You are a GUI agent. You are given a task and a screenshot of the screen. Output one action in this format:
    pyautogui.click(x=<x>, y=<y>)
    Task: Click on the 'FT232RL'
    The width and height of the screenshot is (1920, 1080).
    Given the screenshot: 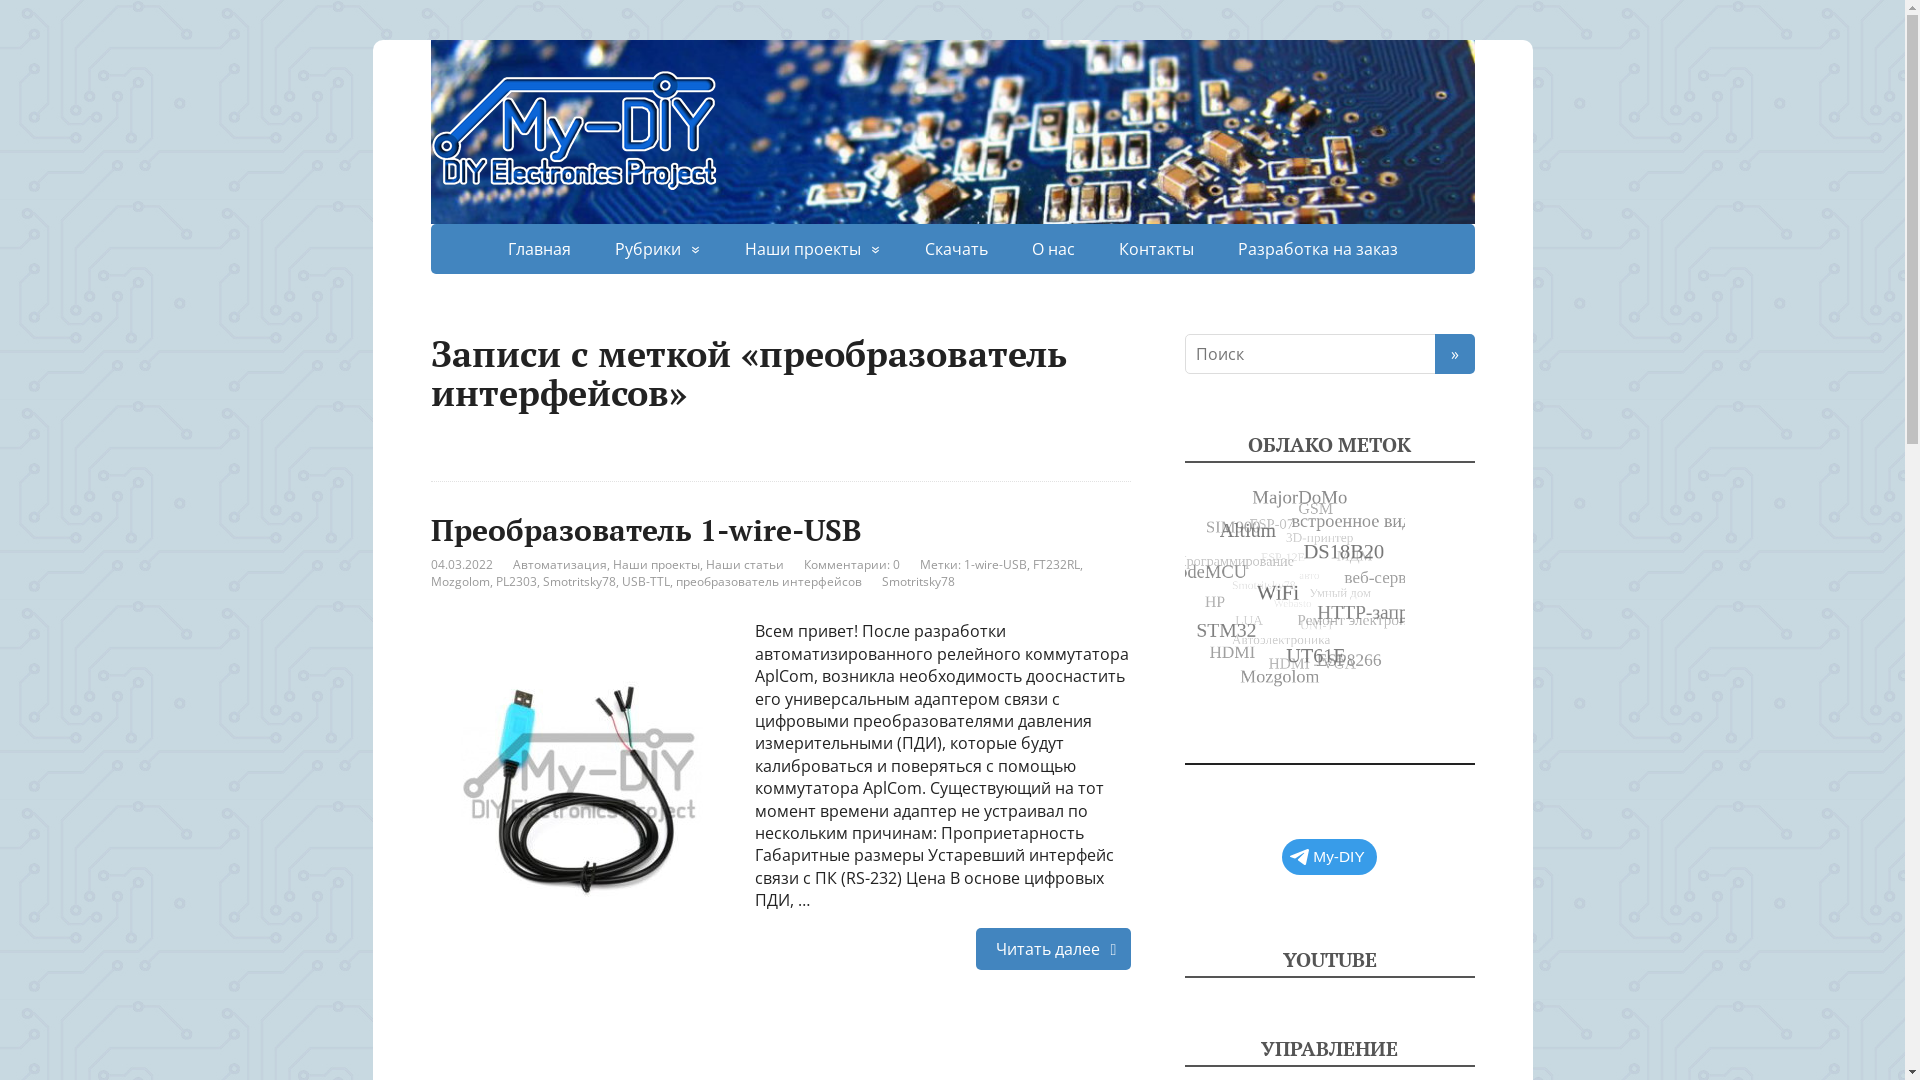 What is the action you would take?
    pyautogui.click(x=1054, y=564)
    